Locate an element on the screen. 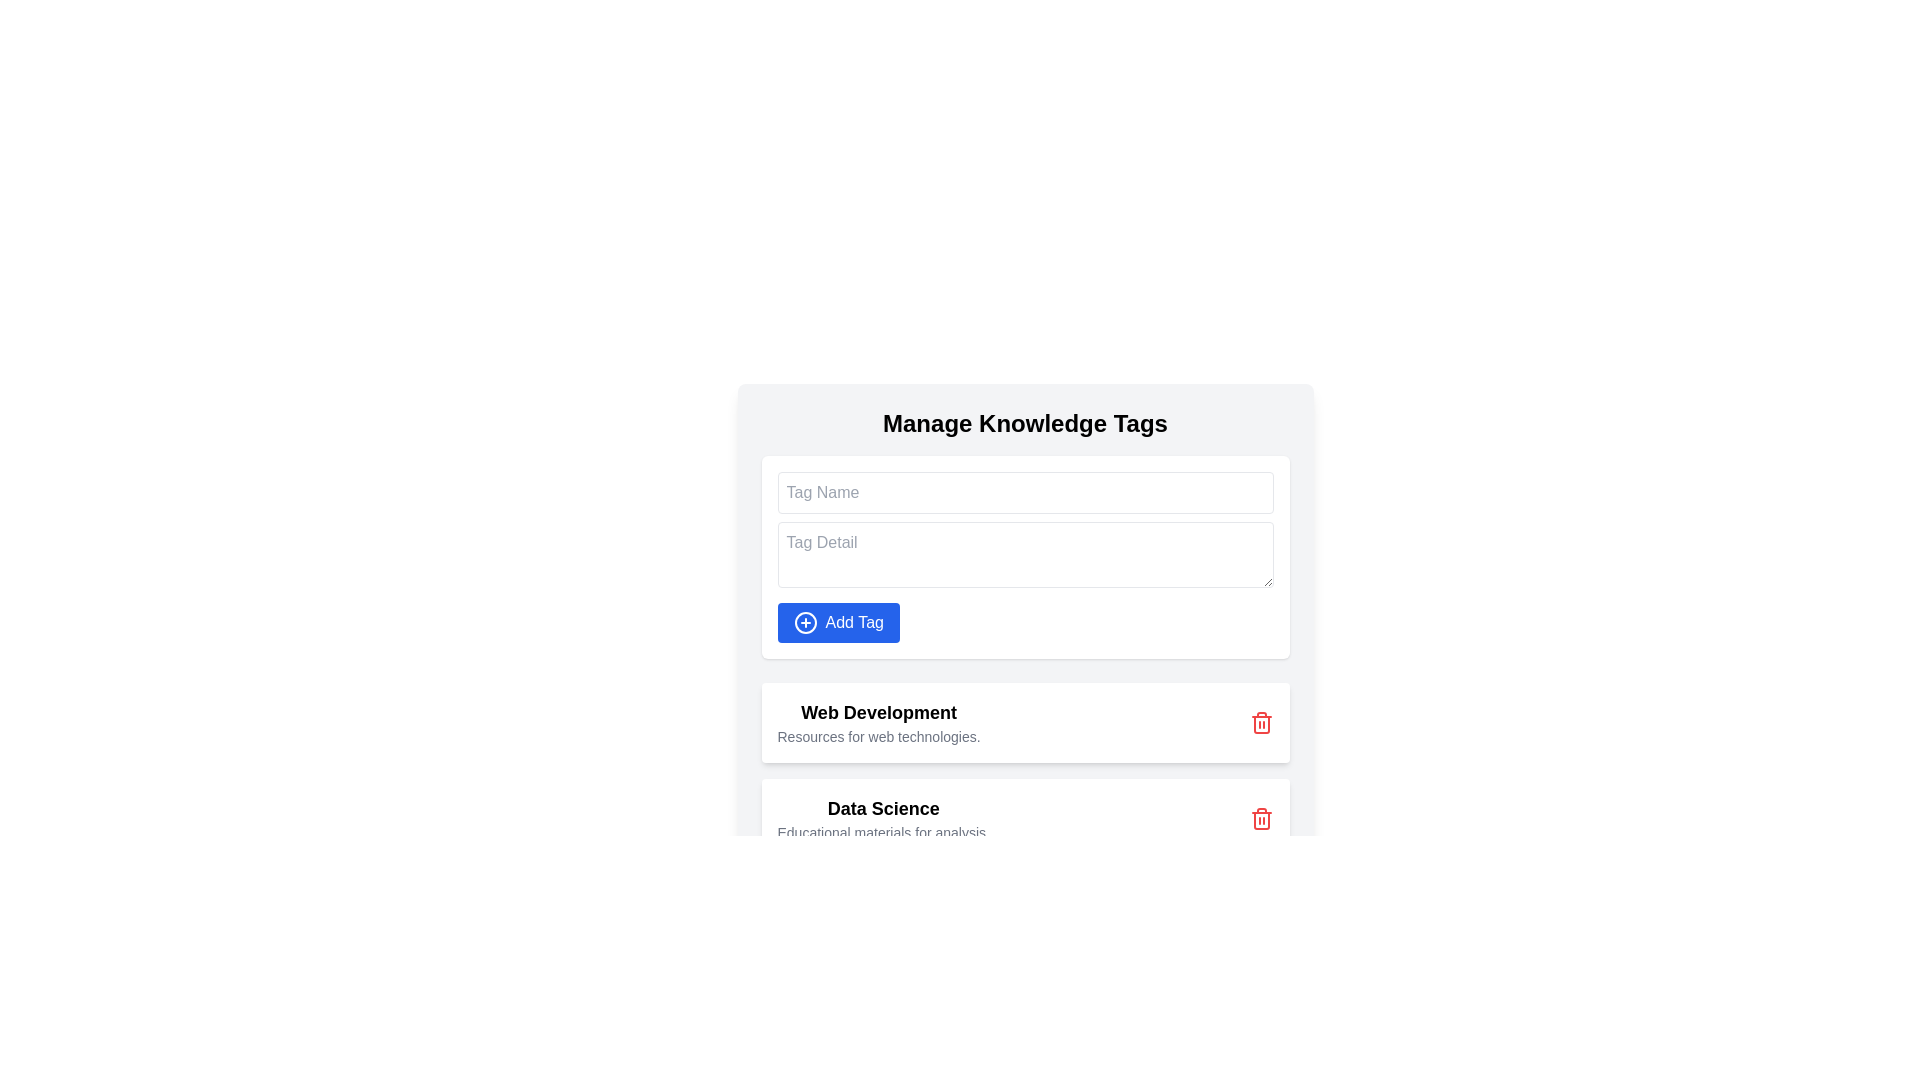  the composite element displaying knowledge tags related to web development, which includes a title text field, a description text field, and a red trash icon is located at coordinates (878, 722).